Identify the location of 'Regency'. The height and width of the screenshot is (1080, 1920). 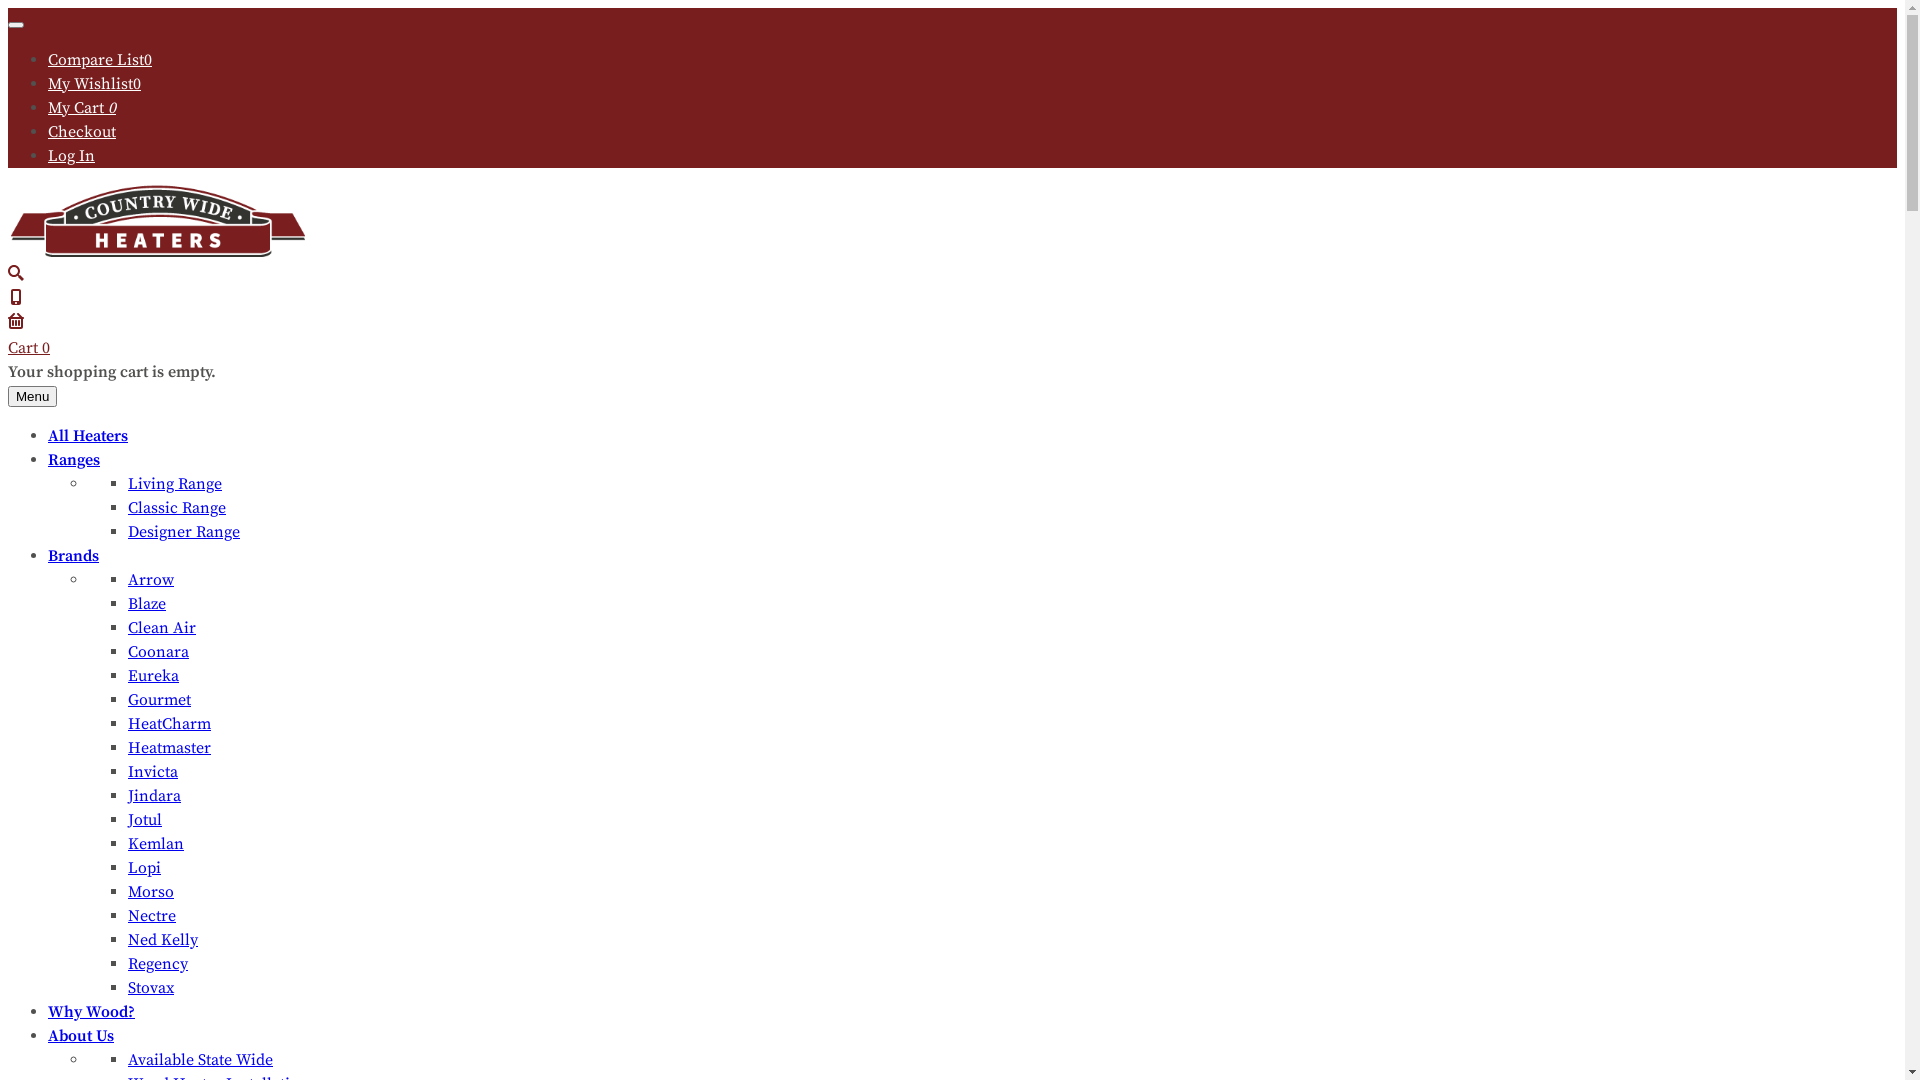
(157, 963).